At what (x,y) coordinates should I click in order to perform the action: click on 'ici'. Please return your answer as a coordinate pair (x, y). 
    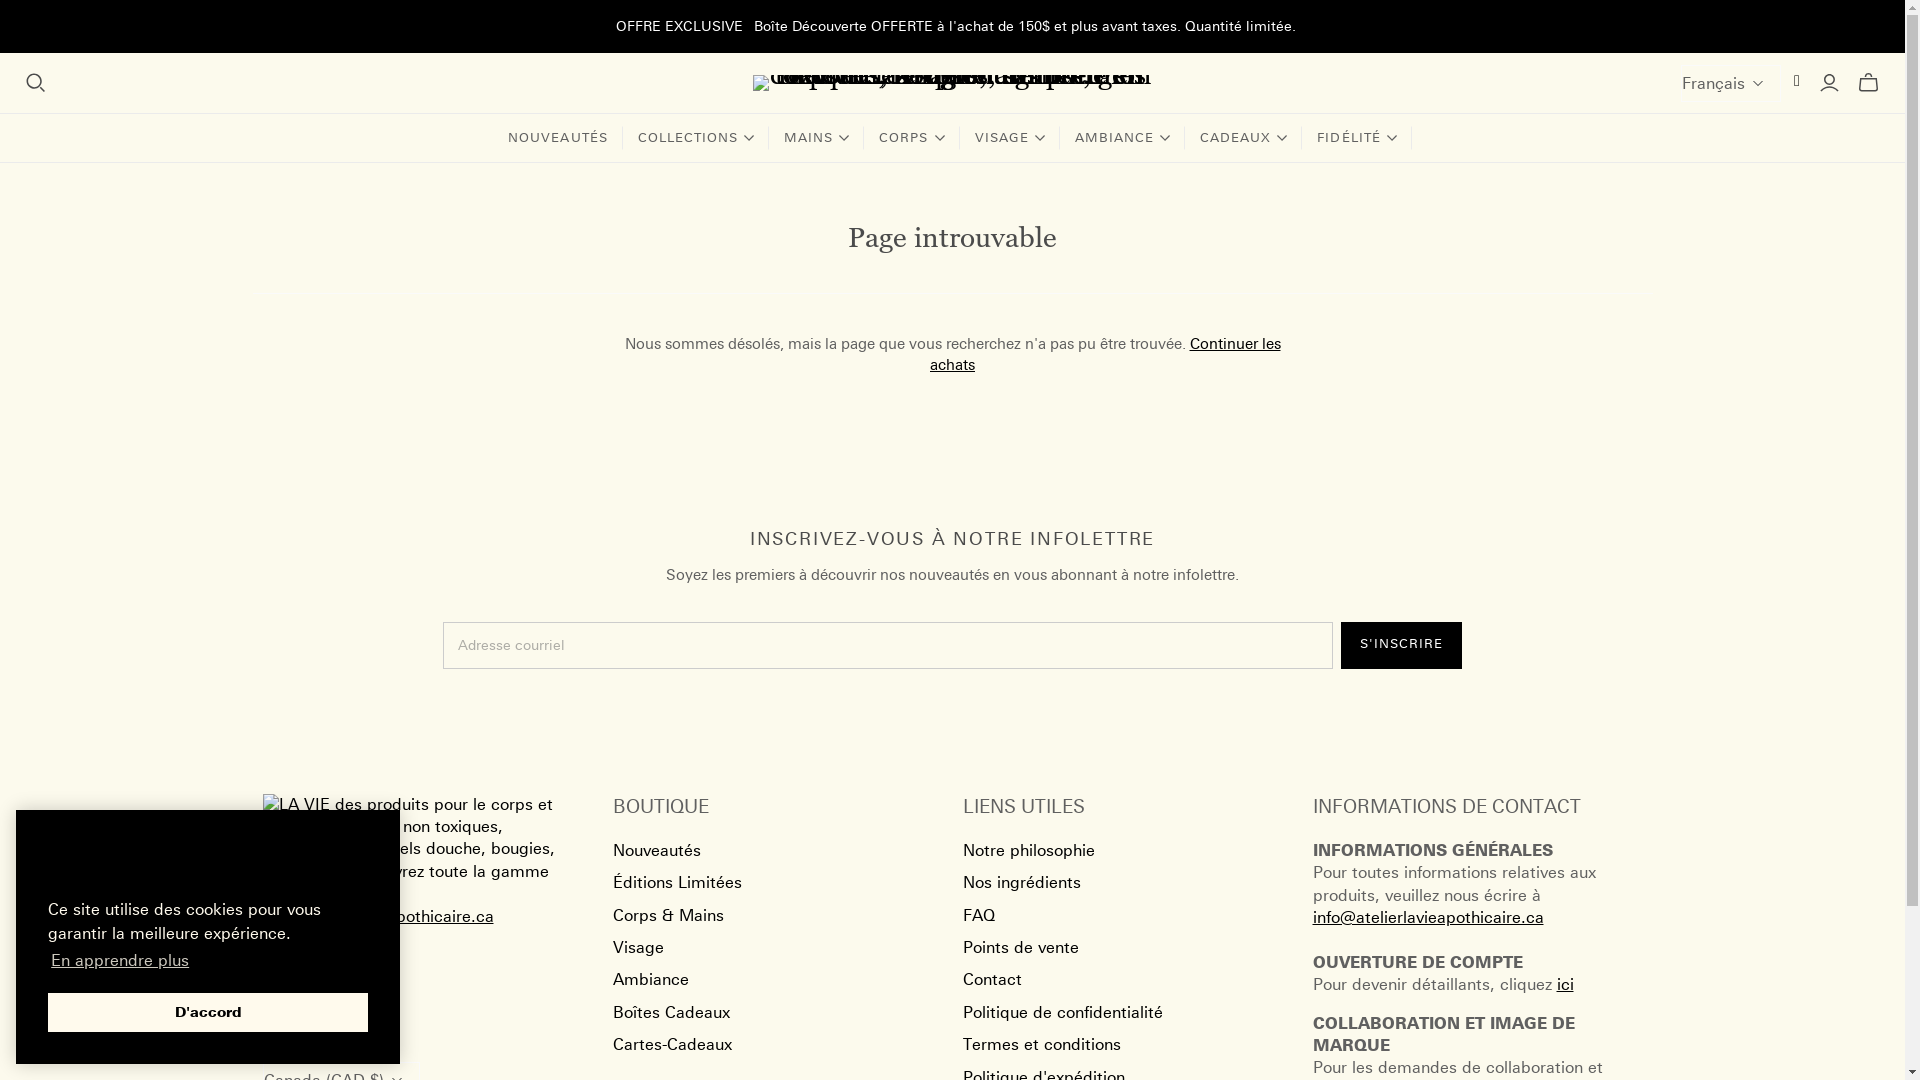
    Looking at the image, I should click on (1563, 983).